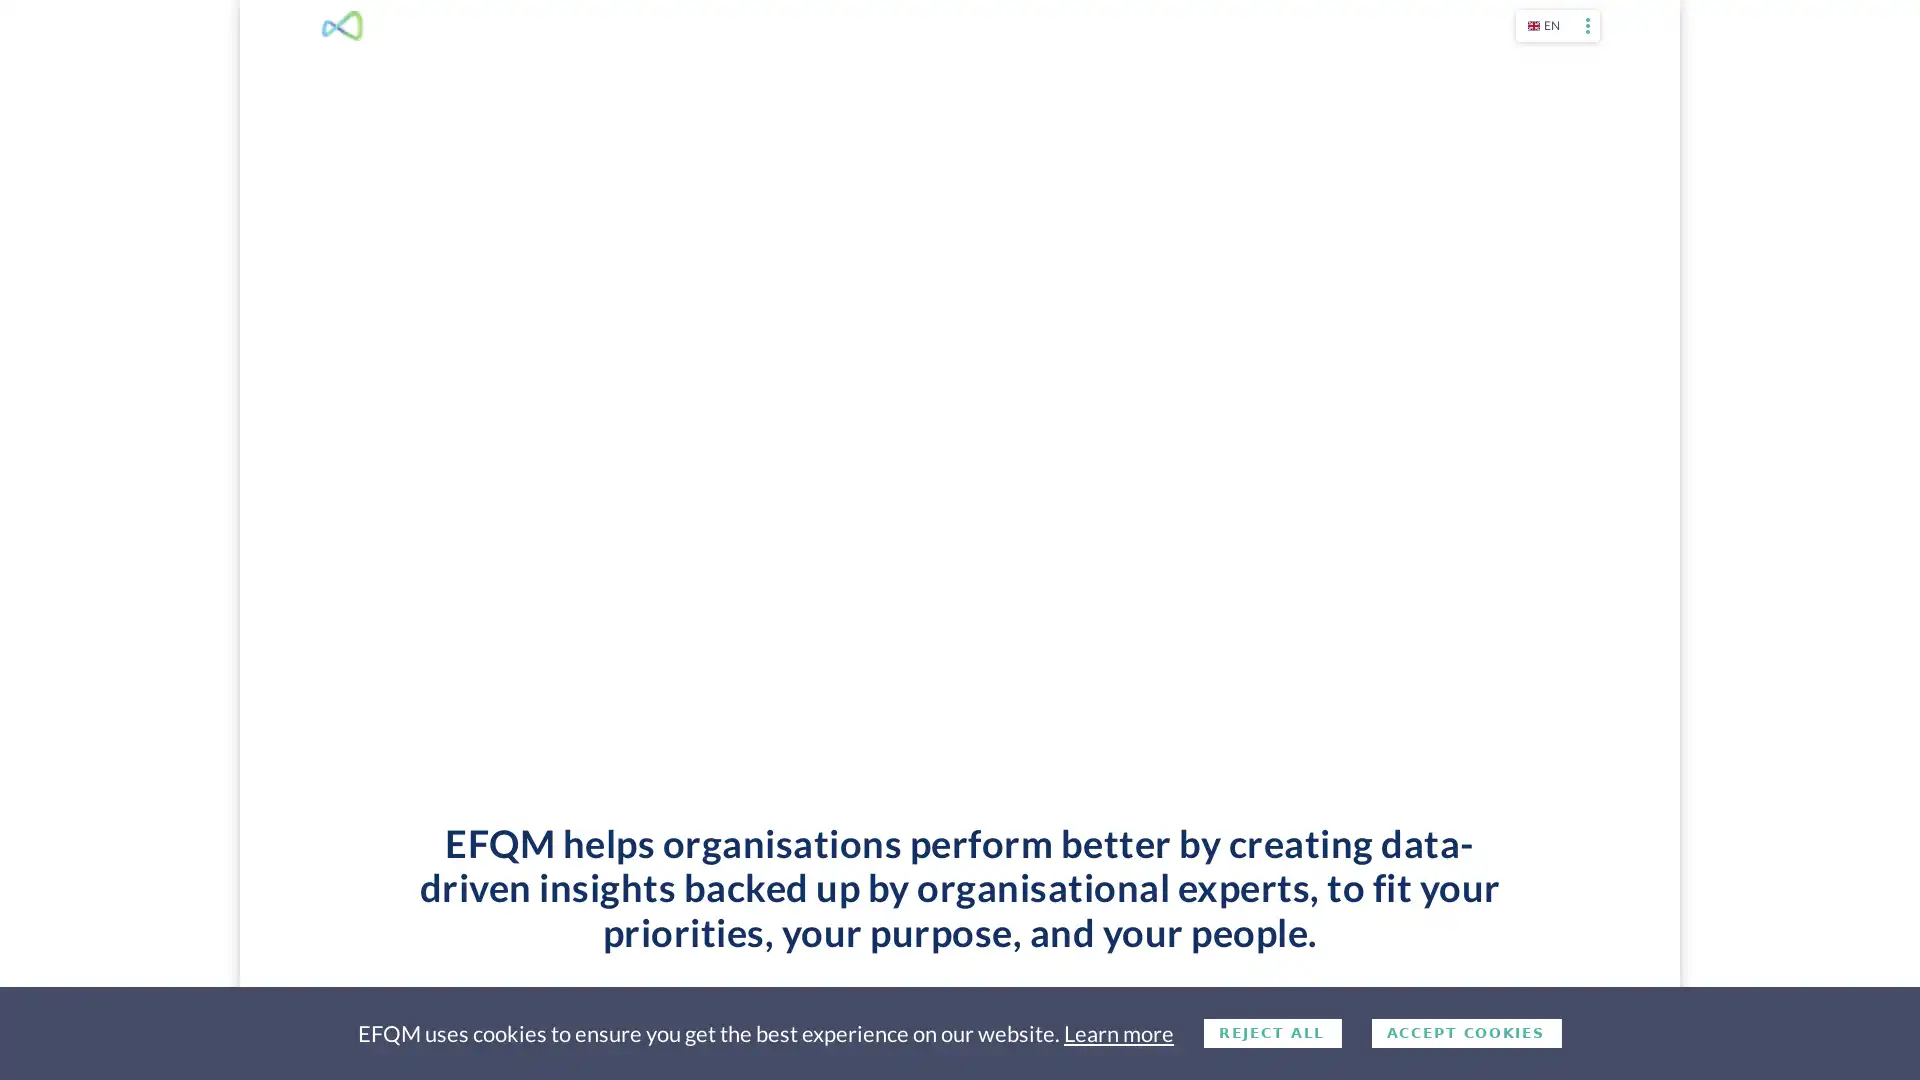 Image resolution: width=1920 pixels, height=1080 pixels. Describe the element at coordinates (1538, 70) in the screenshot. I see `MEMBERSHIP` at that location.